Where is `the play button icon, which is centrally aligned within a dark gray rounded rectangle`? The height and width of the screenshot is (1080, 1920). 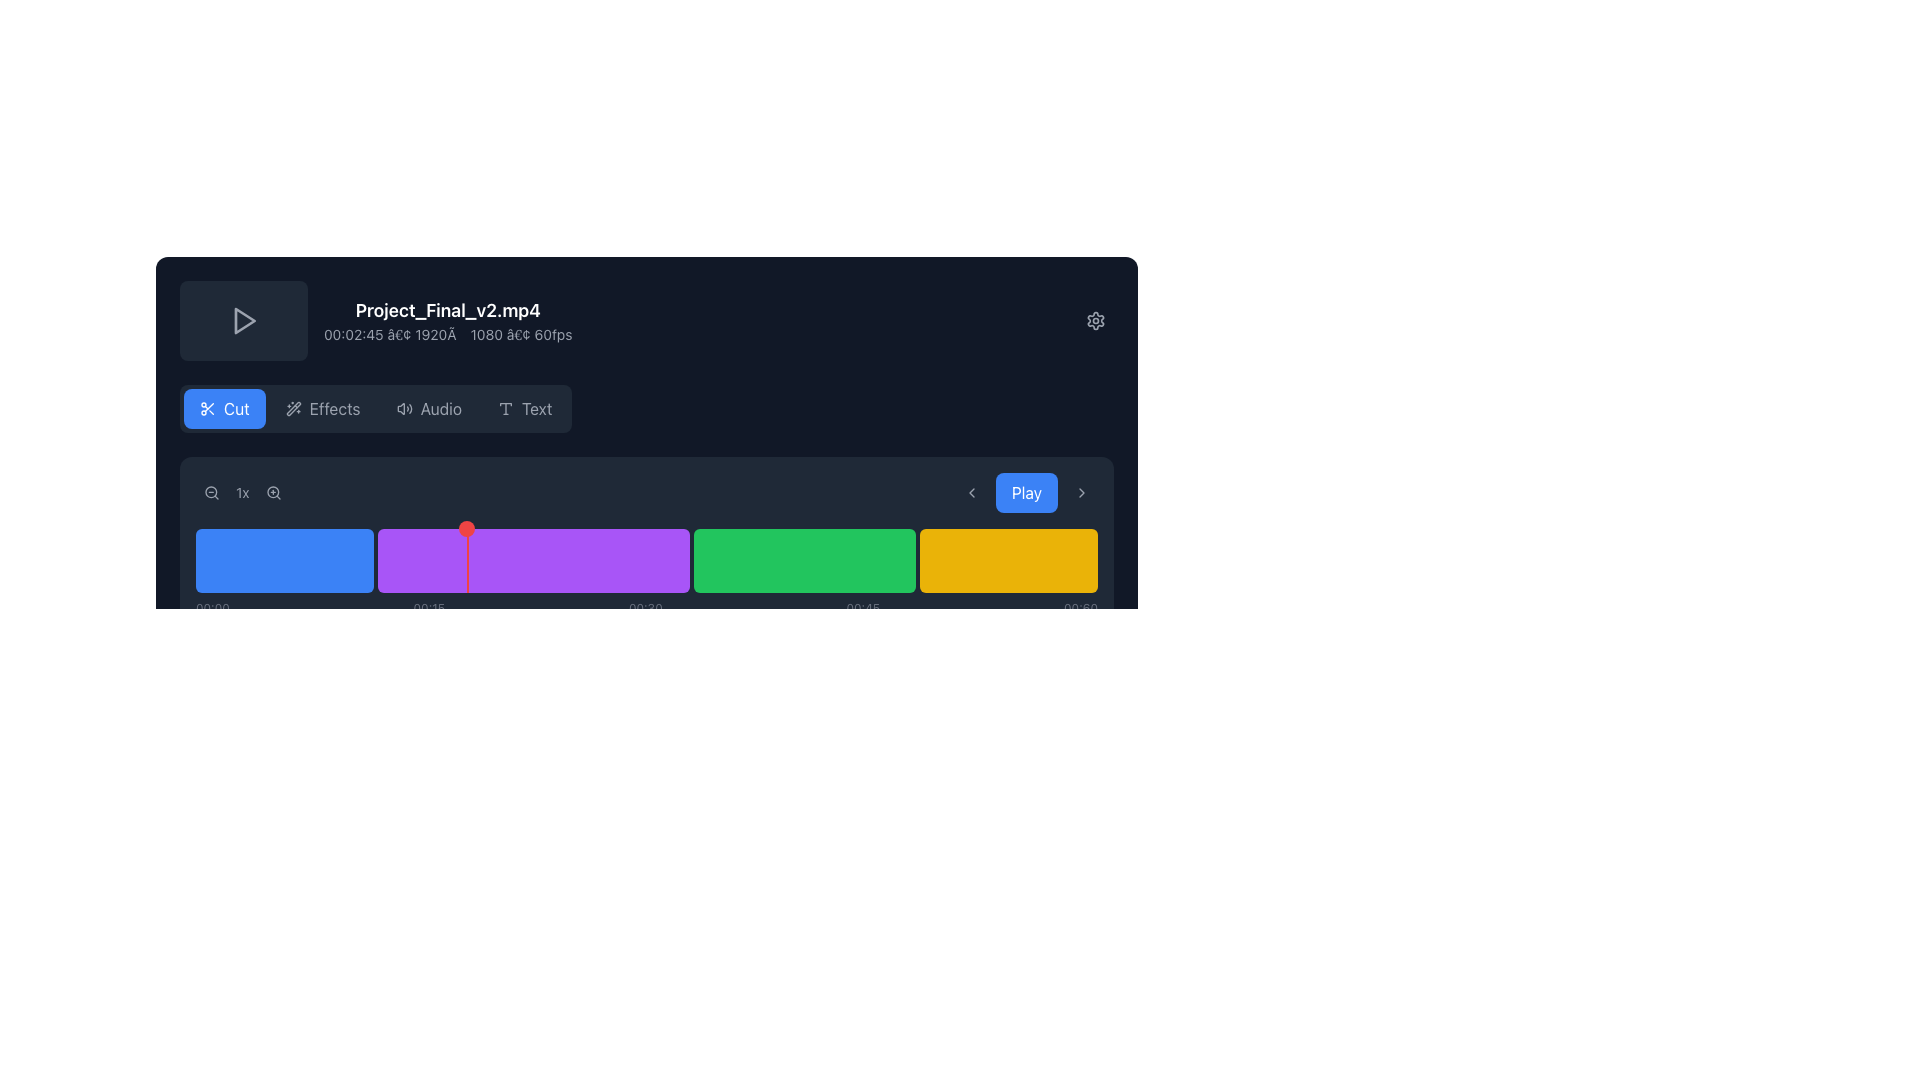
the play button icon, which is centrally aligned within a dark gray rounded rectangle is located at coordinates (243, 319).